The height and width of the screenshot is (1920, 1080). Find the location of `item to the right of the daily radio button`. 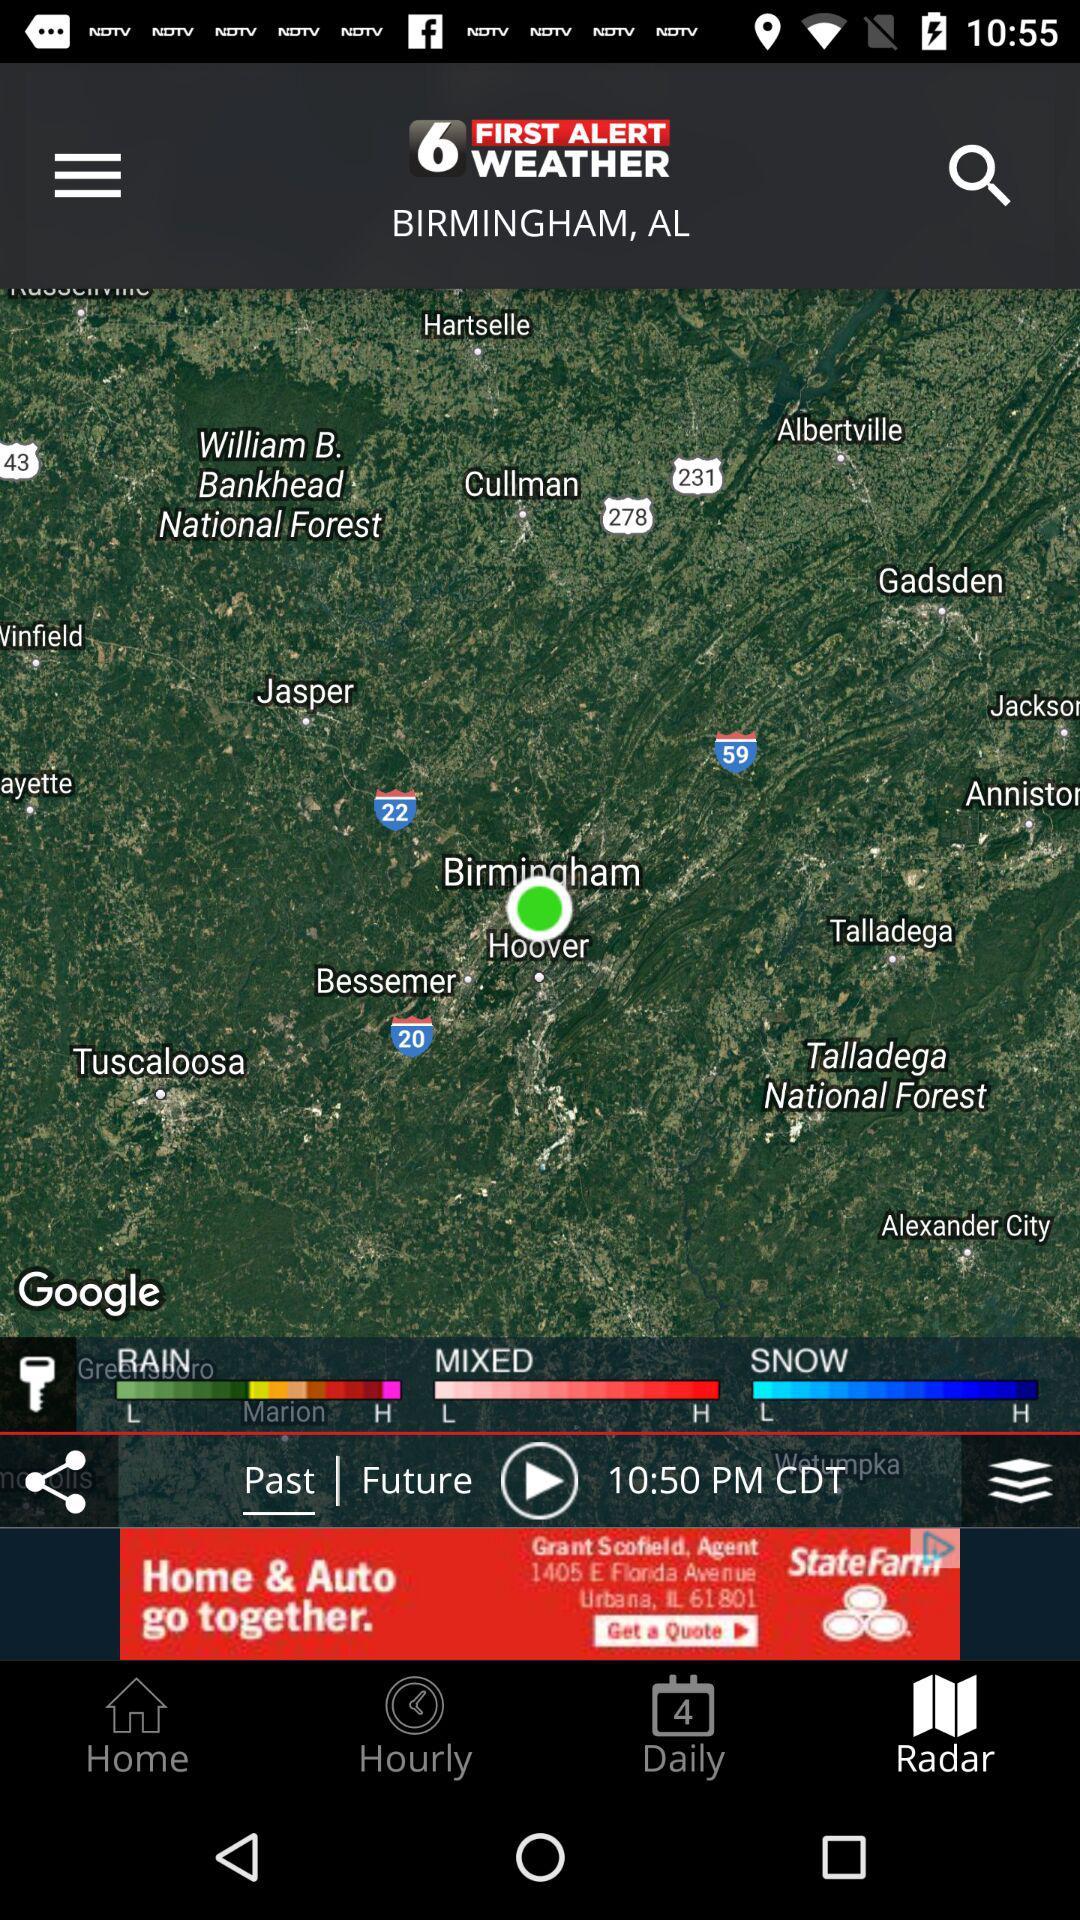

item to the right of the daily radio button is located at coordinates (945, 1726).